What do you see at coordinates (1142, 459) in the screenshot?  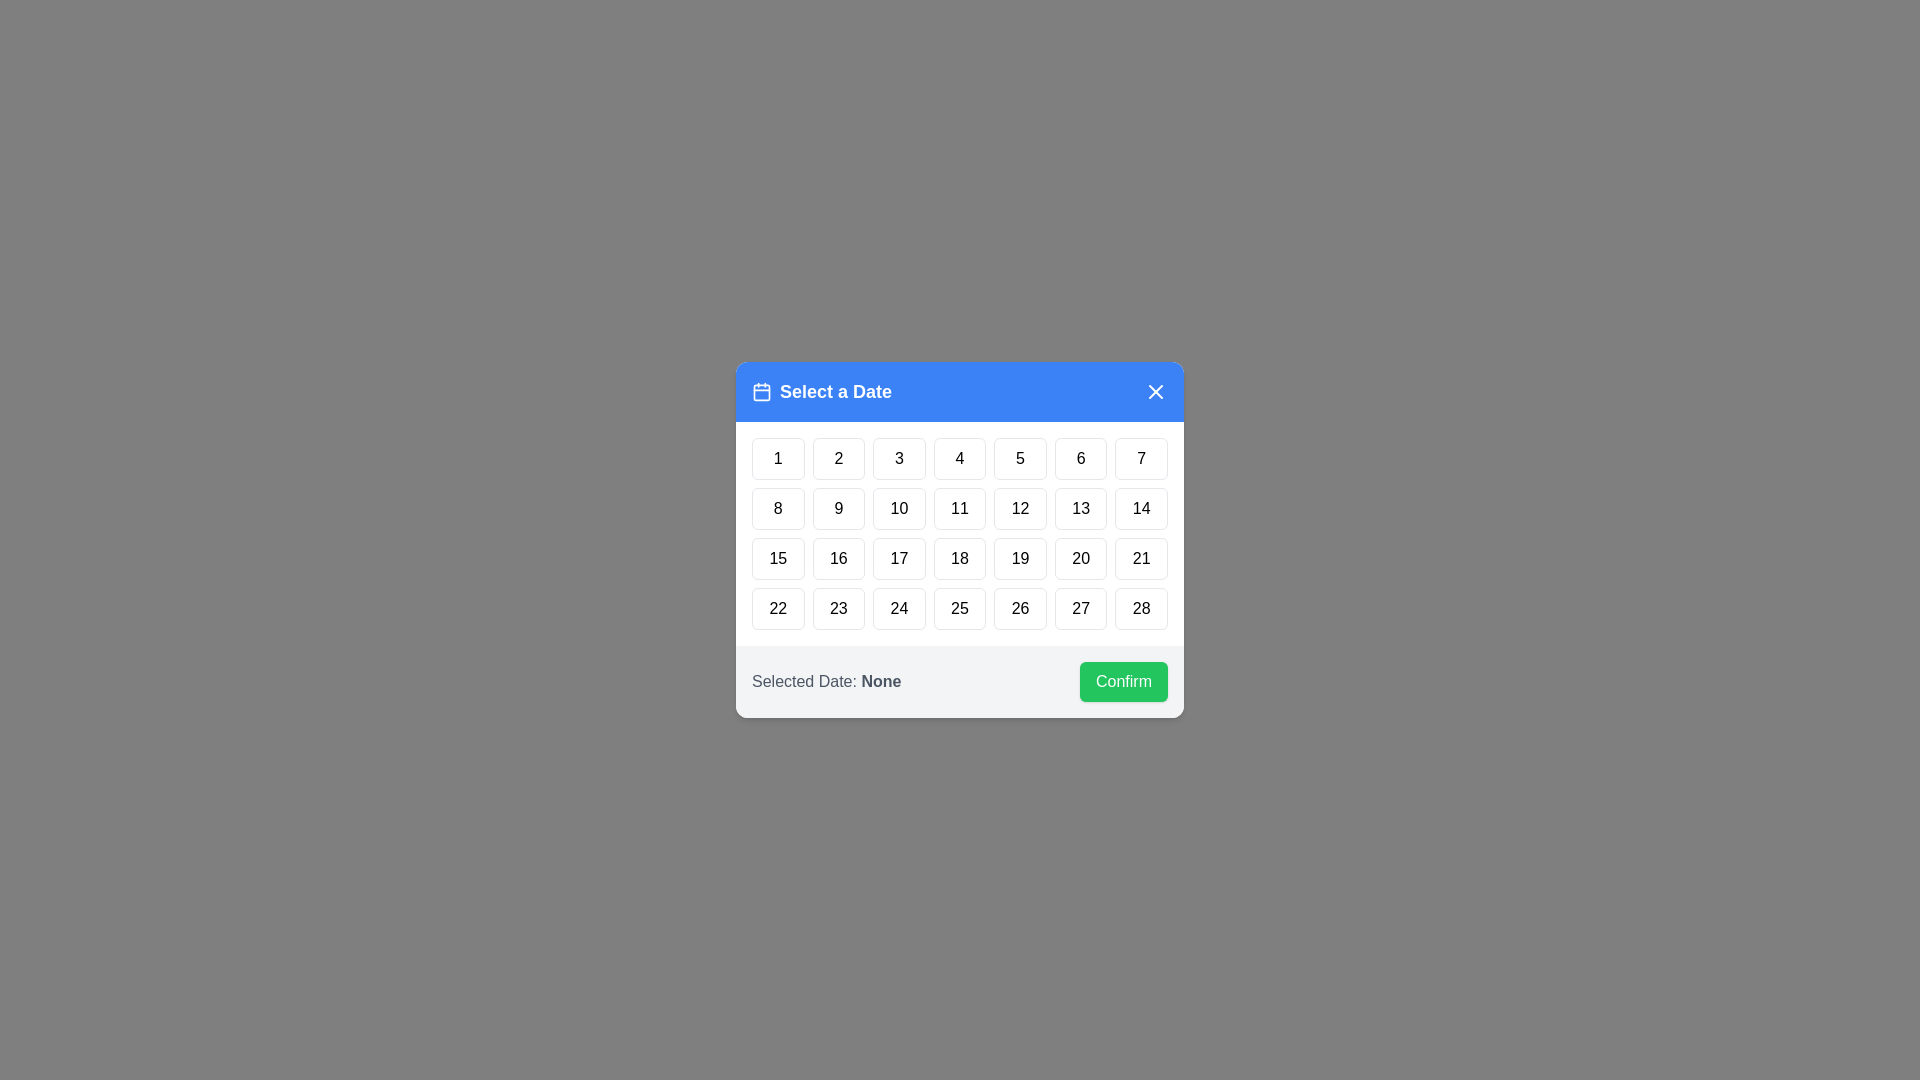 I see `the day button labeled 7 to highlight it` at bounding box center [1142, 459].